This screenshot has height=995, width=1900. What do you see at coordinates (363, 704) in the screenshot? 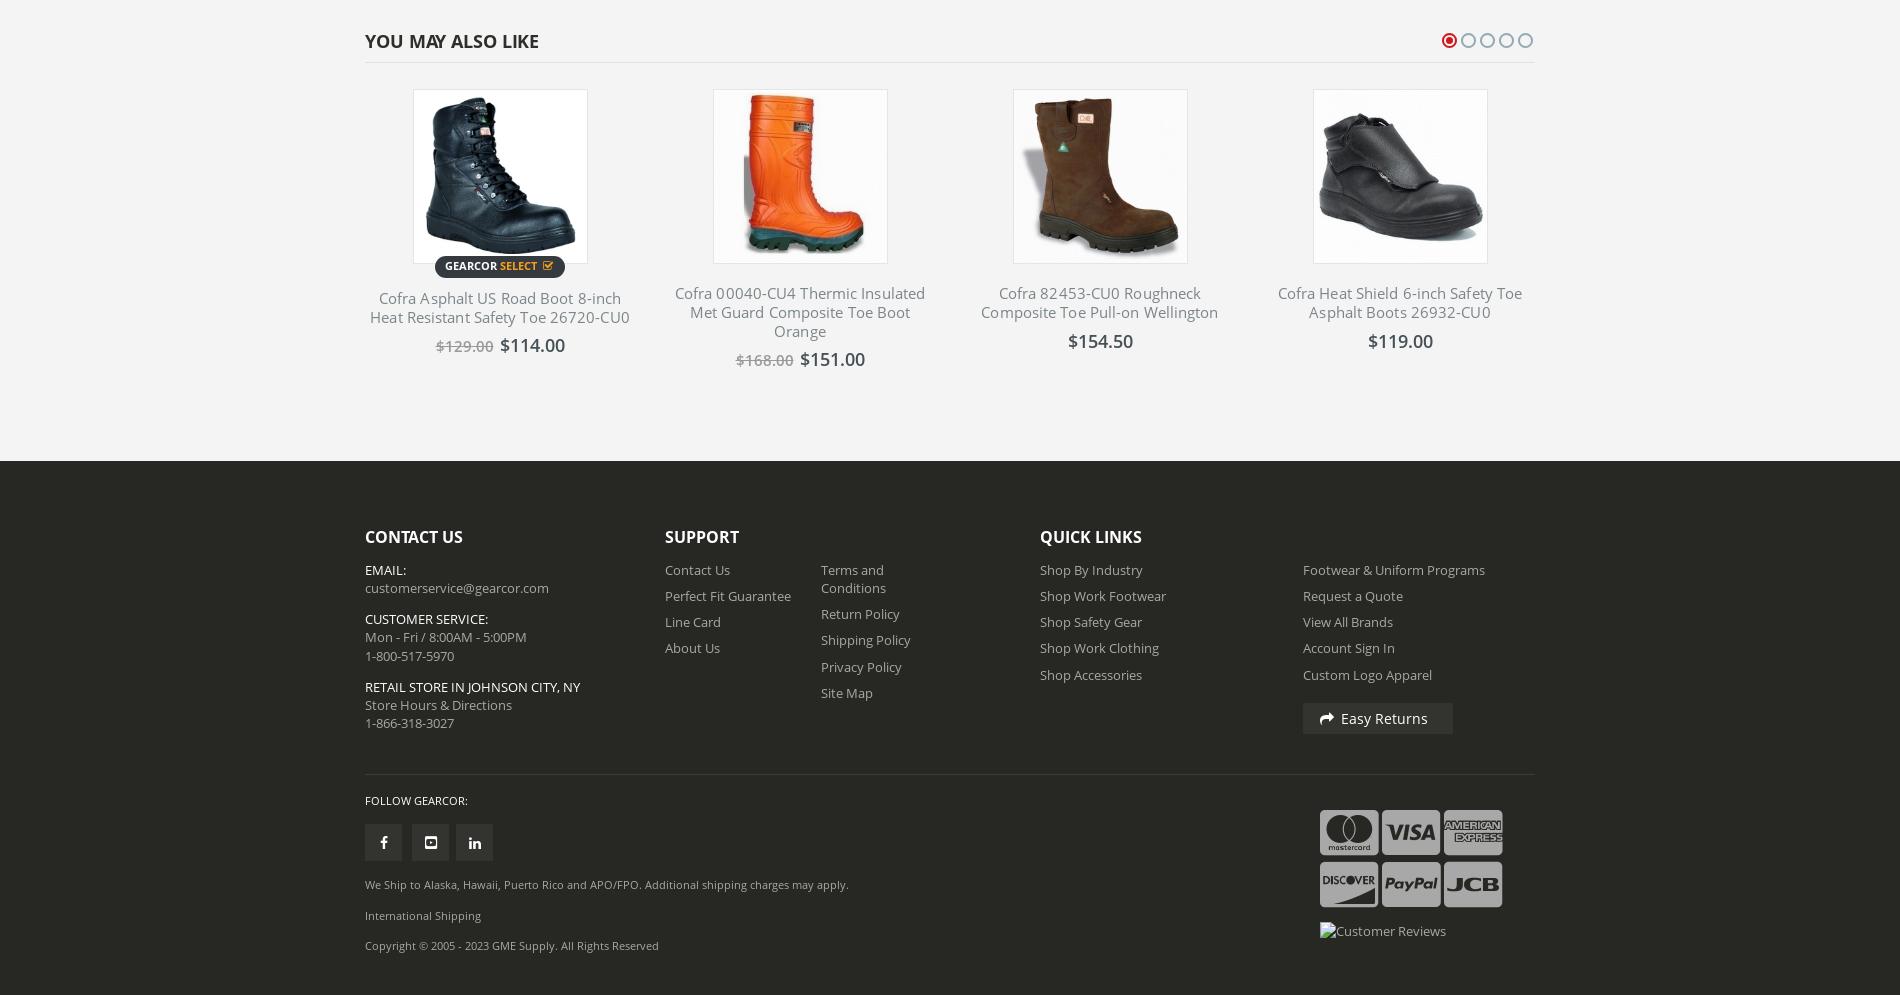
I see `'Store Hours & Directions'` at bounding box center [363, 704].